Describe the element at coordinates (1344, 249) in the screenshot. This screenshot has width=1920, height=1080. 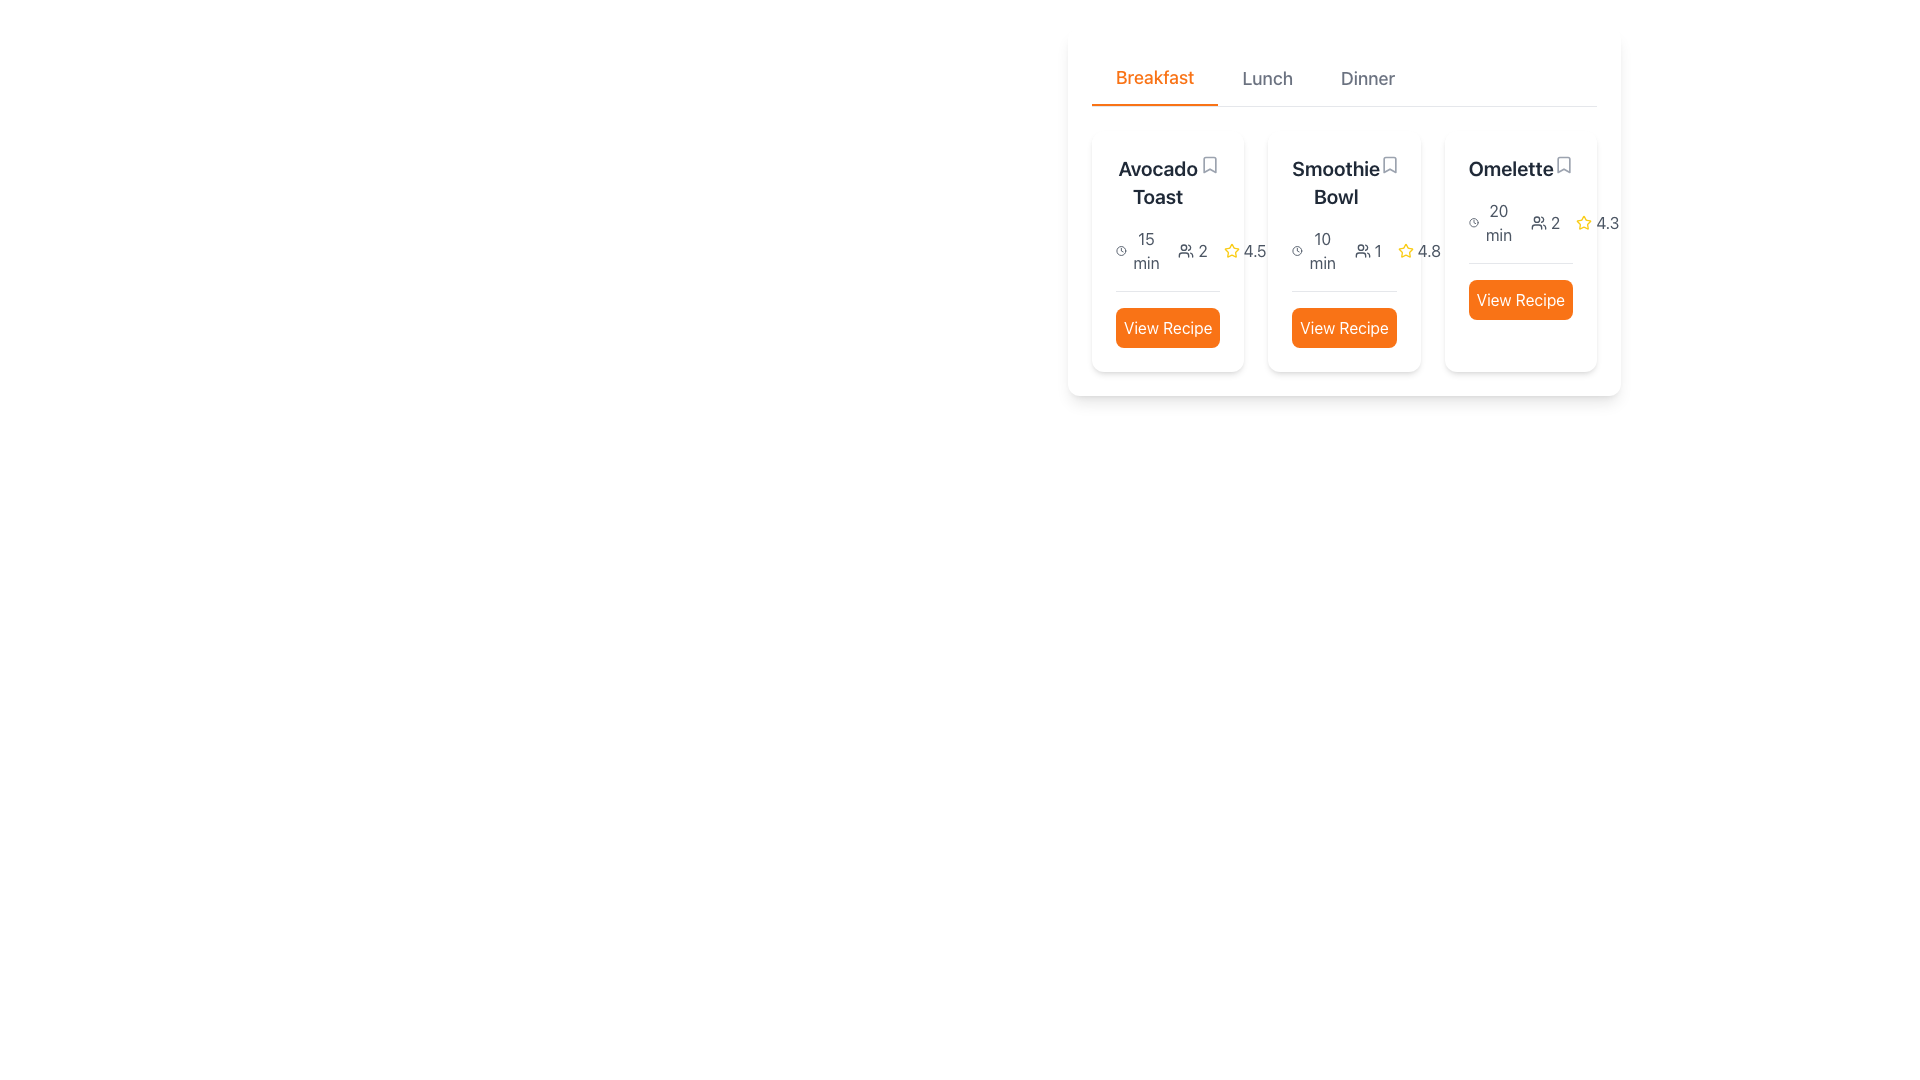
I see `the text display with inline icons showing '10 min' and '14.8' within the 'Smoothie Bowl' card, located centrally below the title` at that location.